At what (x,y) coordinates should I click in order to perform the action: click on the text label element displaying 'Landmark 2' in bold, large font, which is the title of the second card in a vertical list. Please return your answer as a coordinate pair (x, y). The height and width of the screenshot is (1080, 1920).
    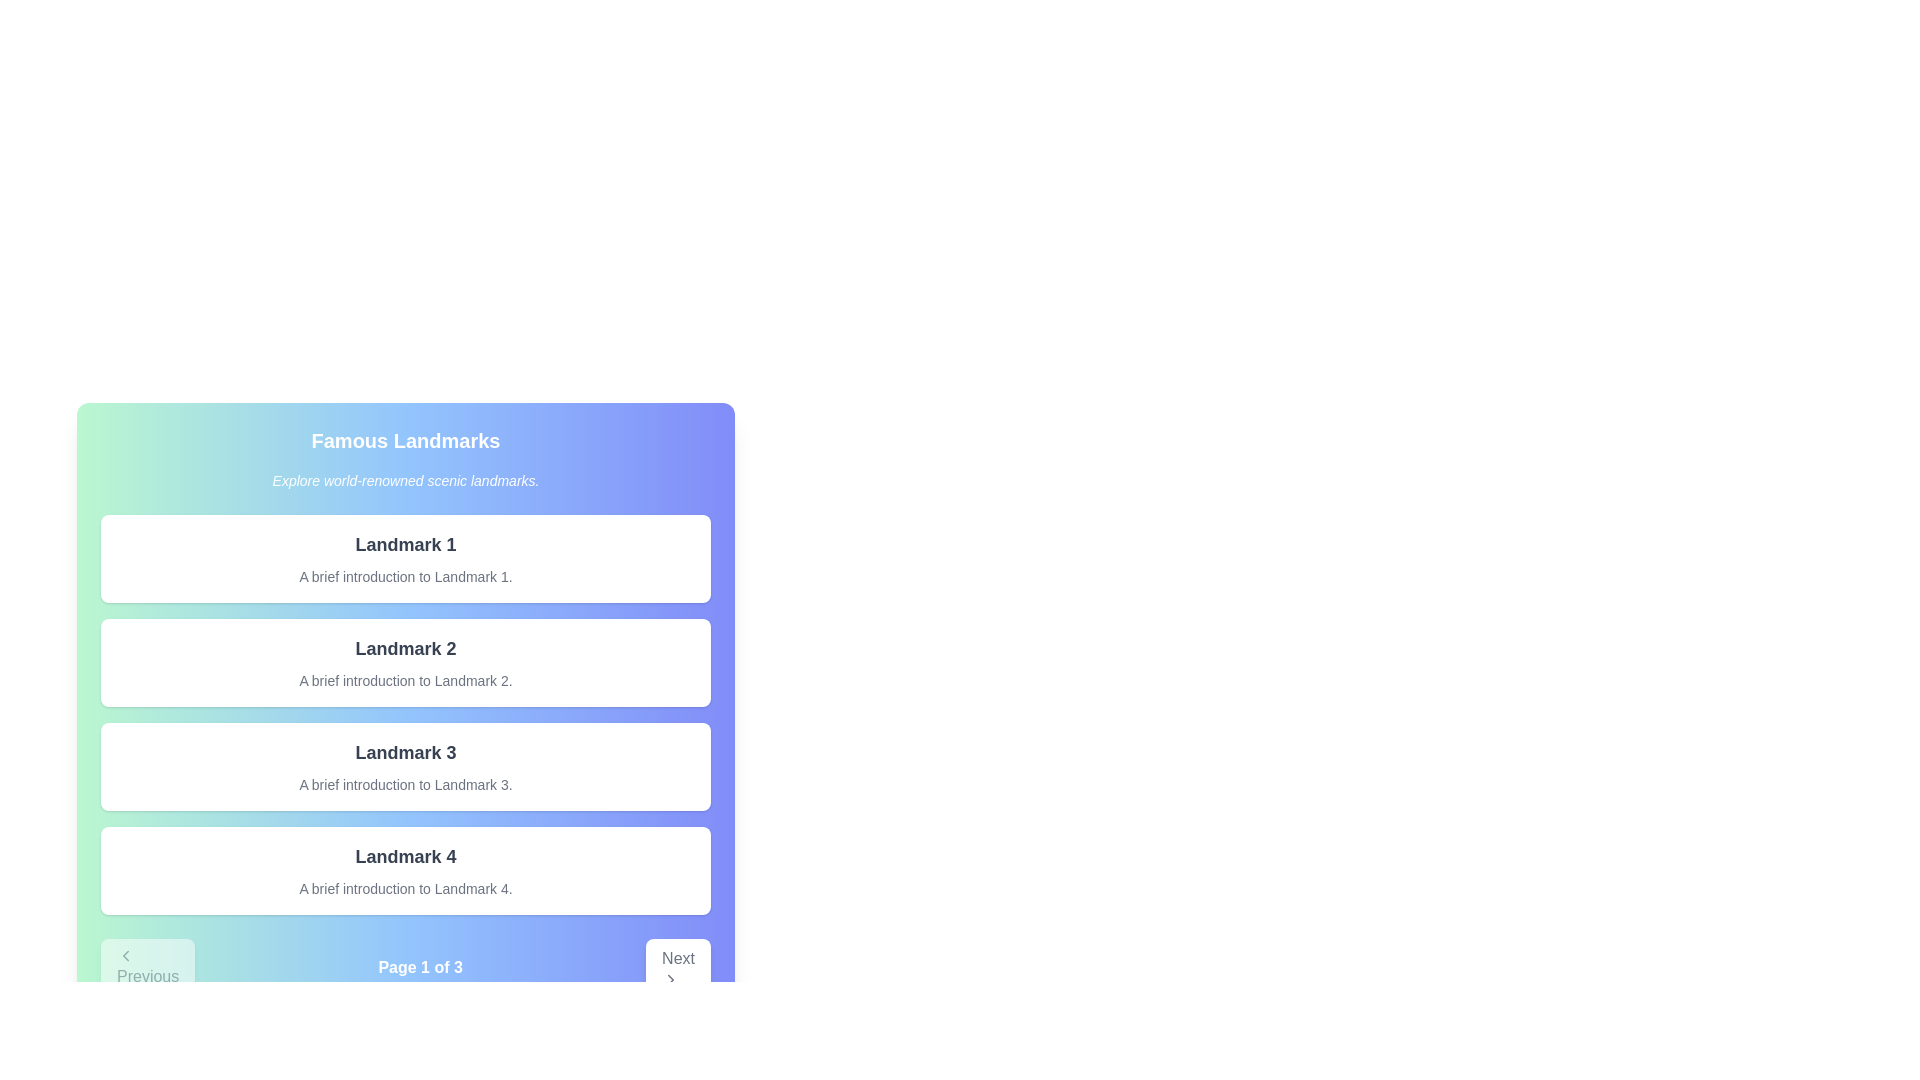
    Looking at the image, I should click on (405, 648).